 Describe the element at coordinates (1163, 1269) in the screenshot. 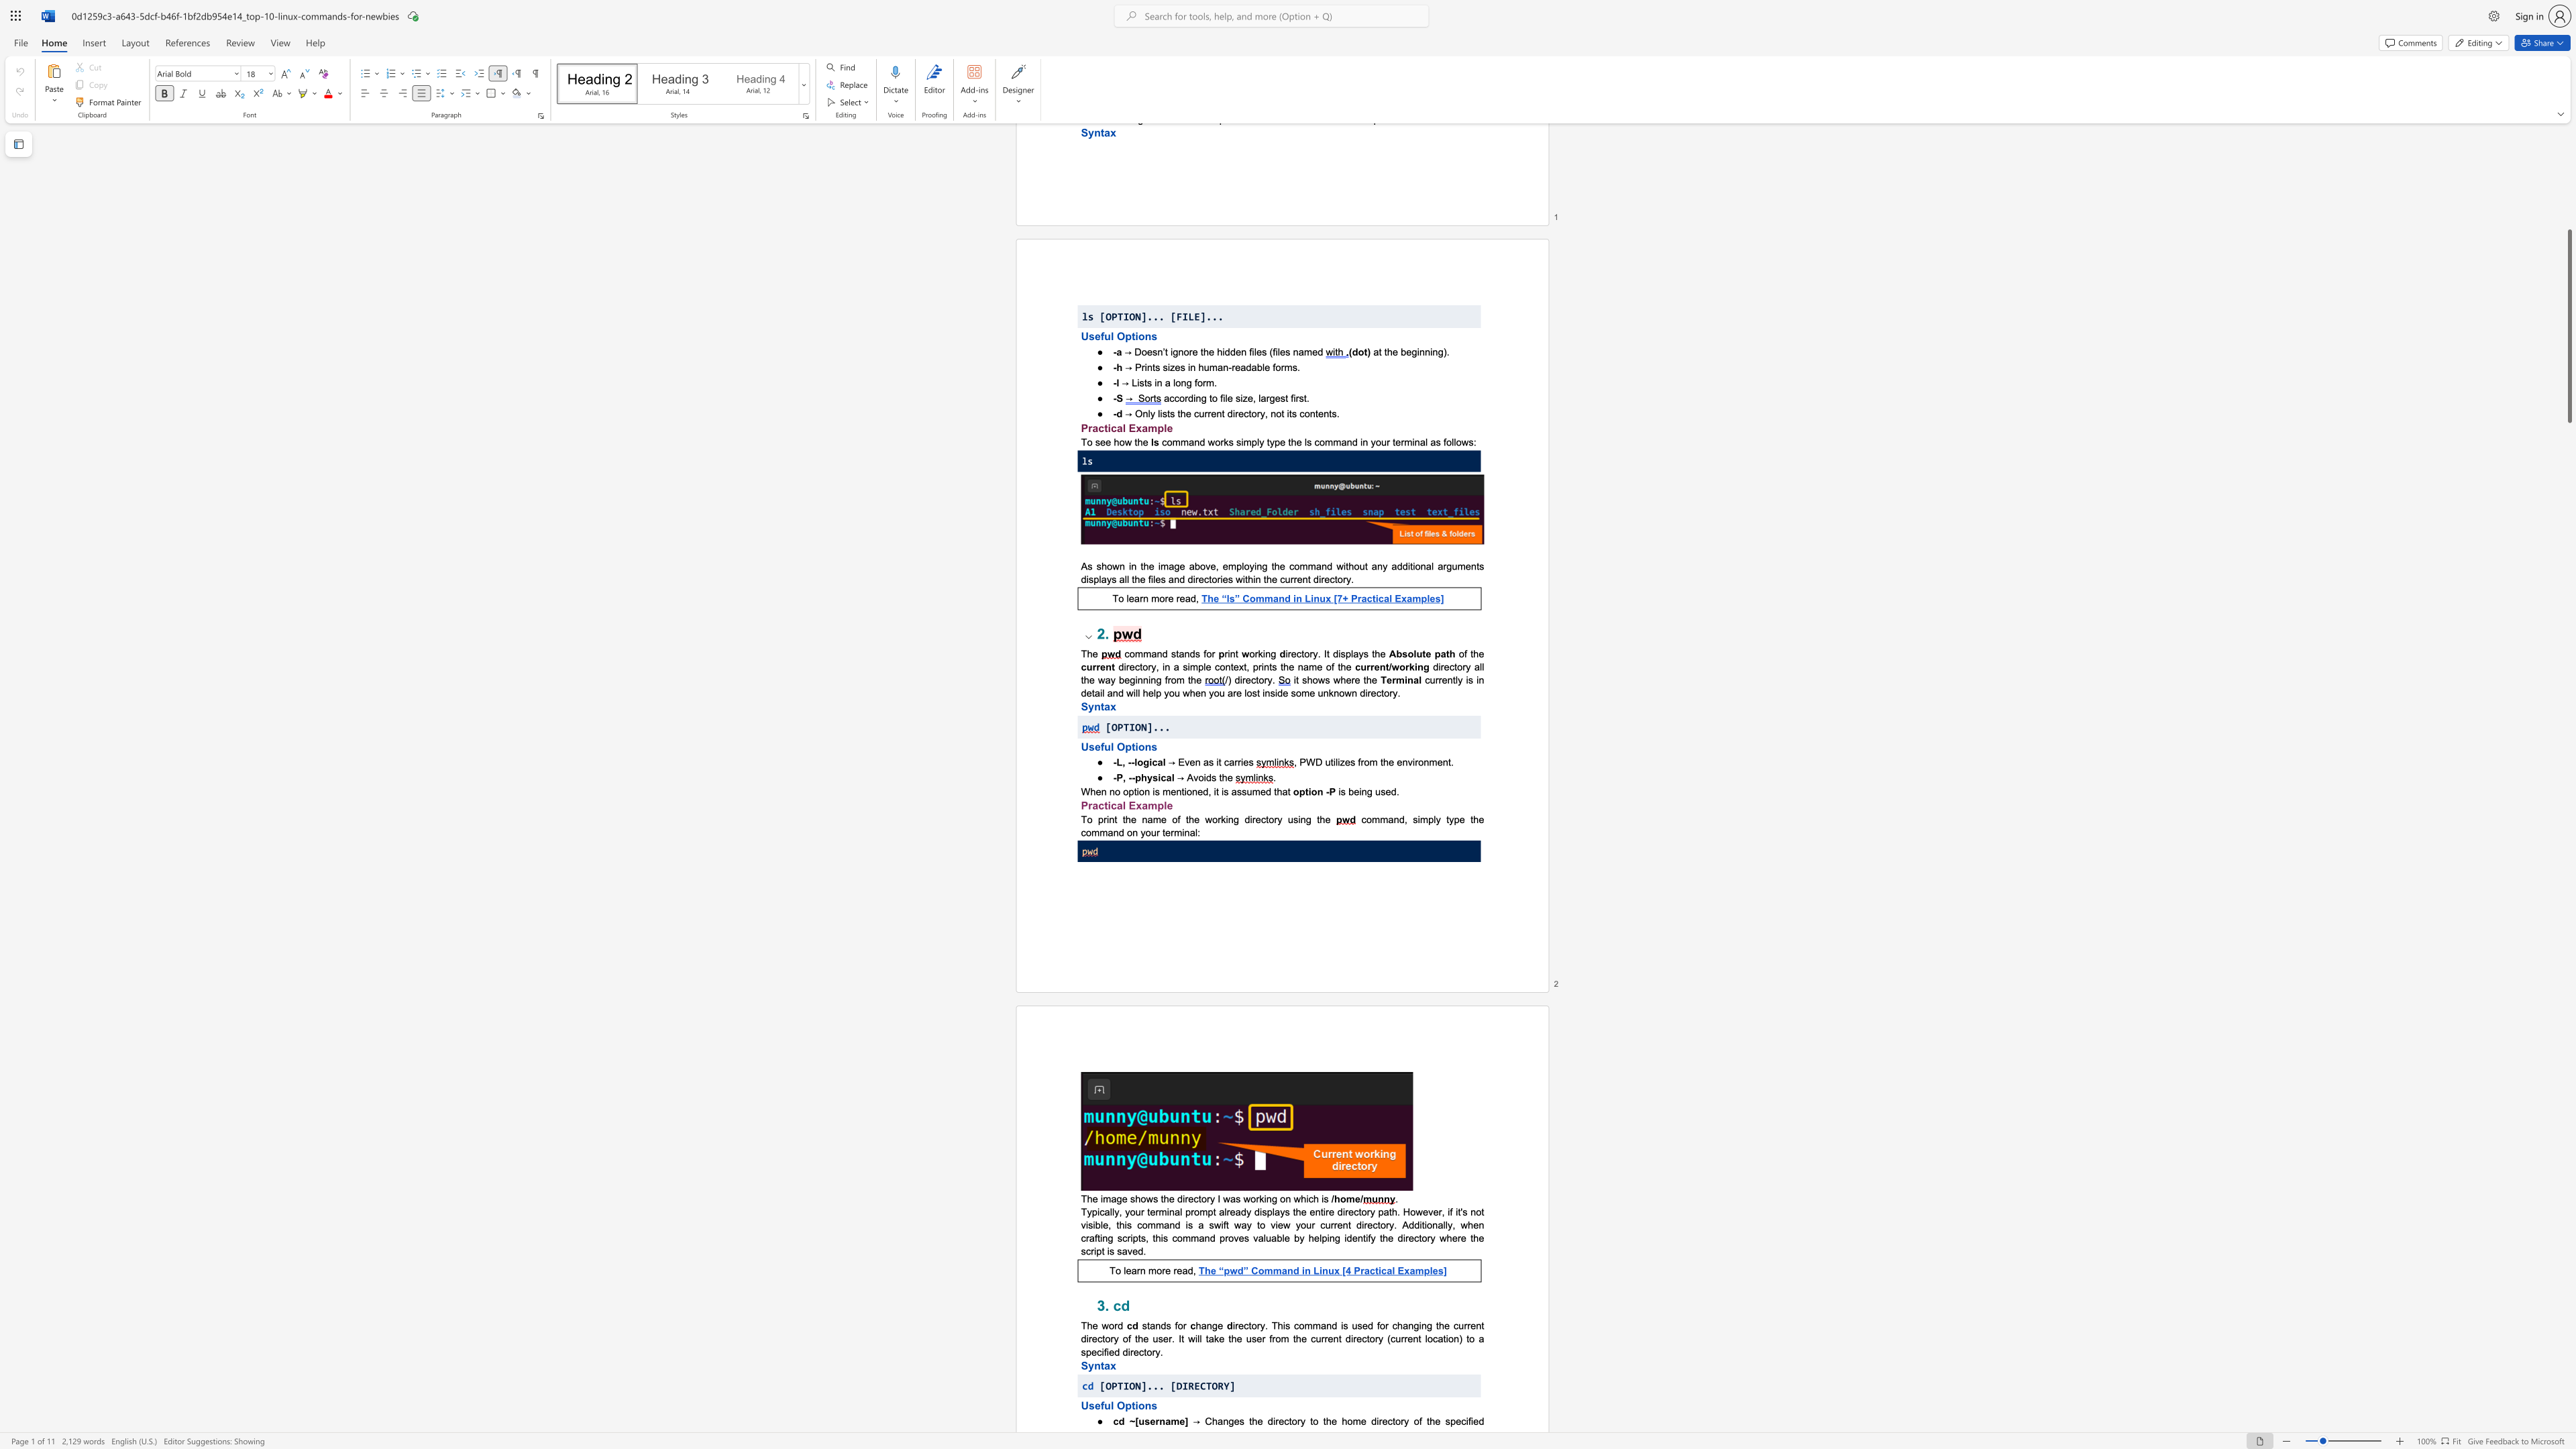

I see `the 2th character "r" in the text` at that location.